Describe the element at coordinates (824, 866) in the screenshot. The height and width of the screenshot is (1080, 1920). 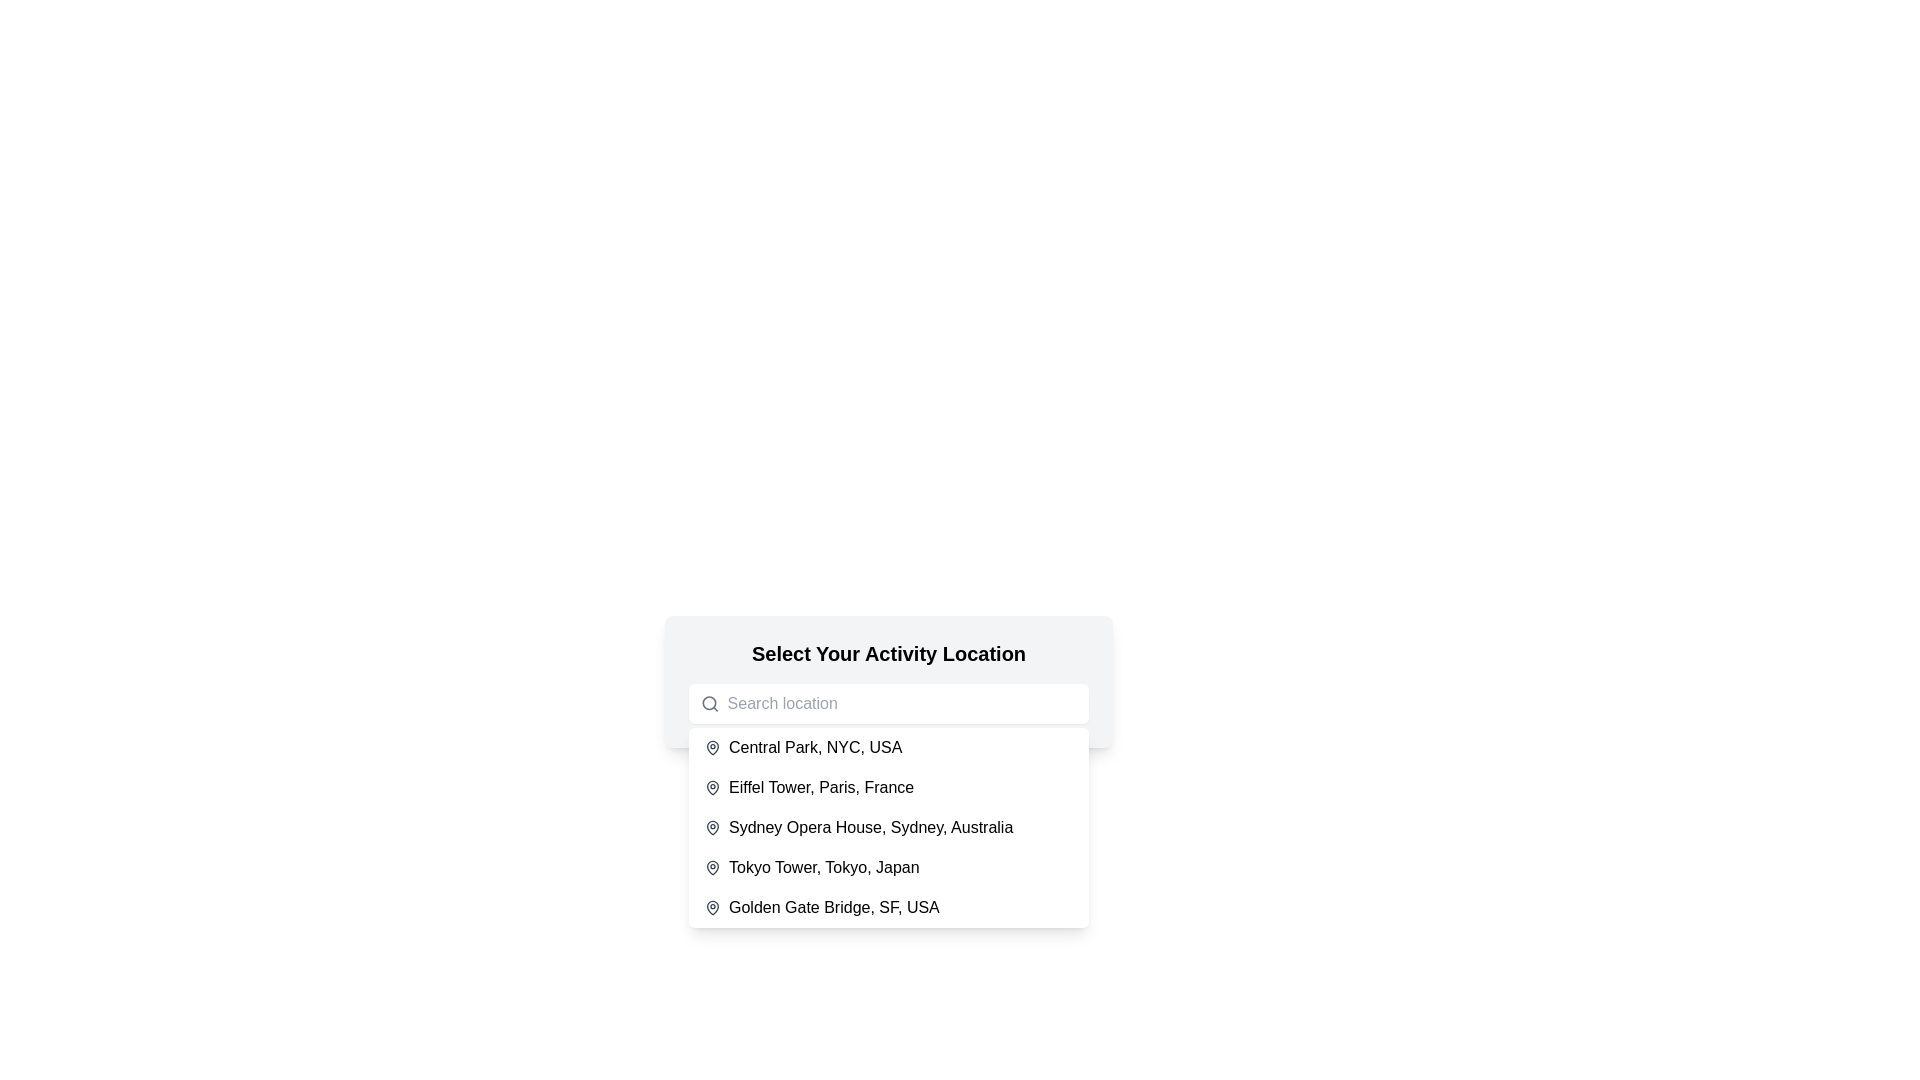
I see `the list item displaying 'Tokyo Tower, Tokyo, Japan'` at that location.